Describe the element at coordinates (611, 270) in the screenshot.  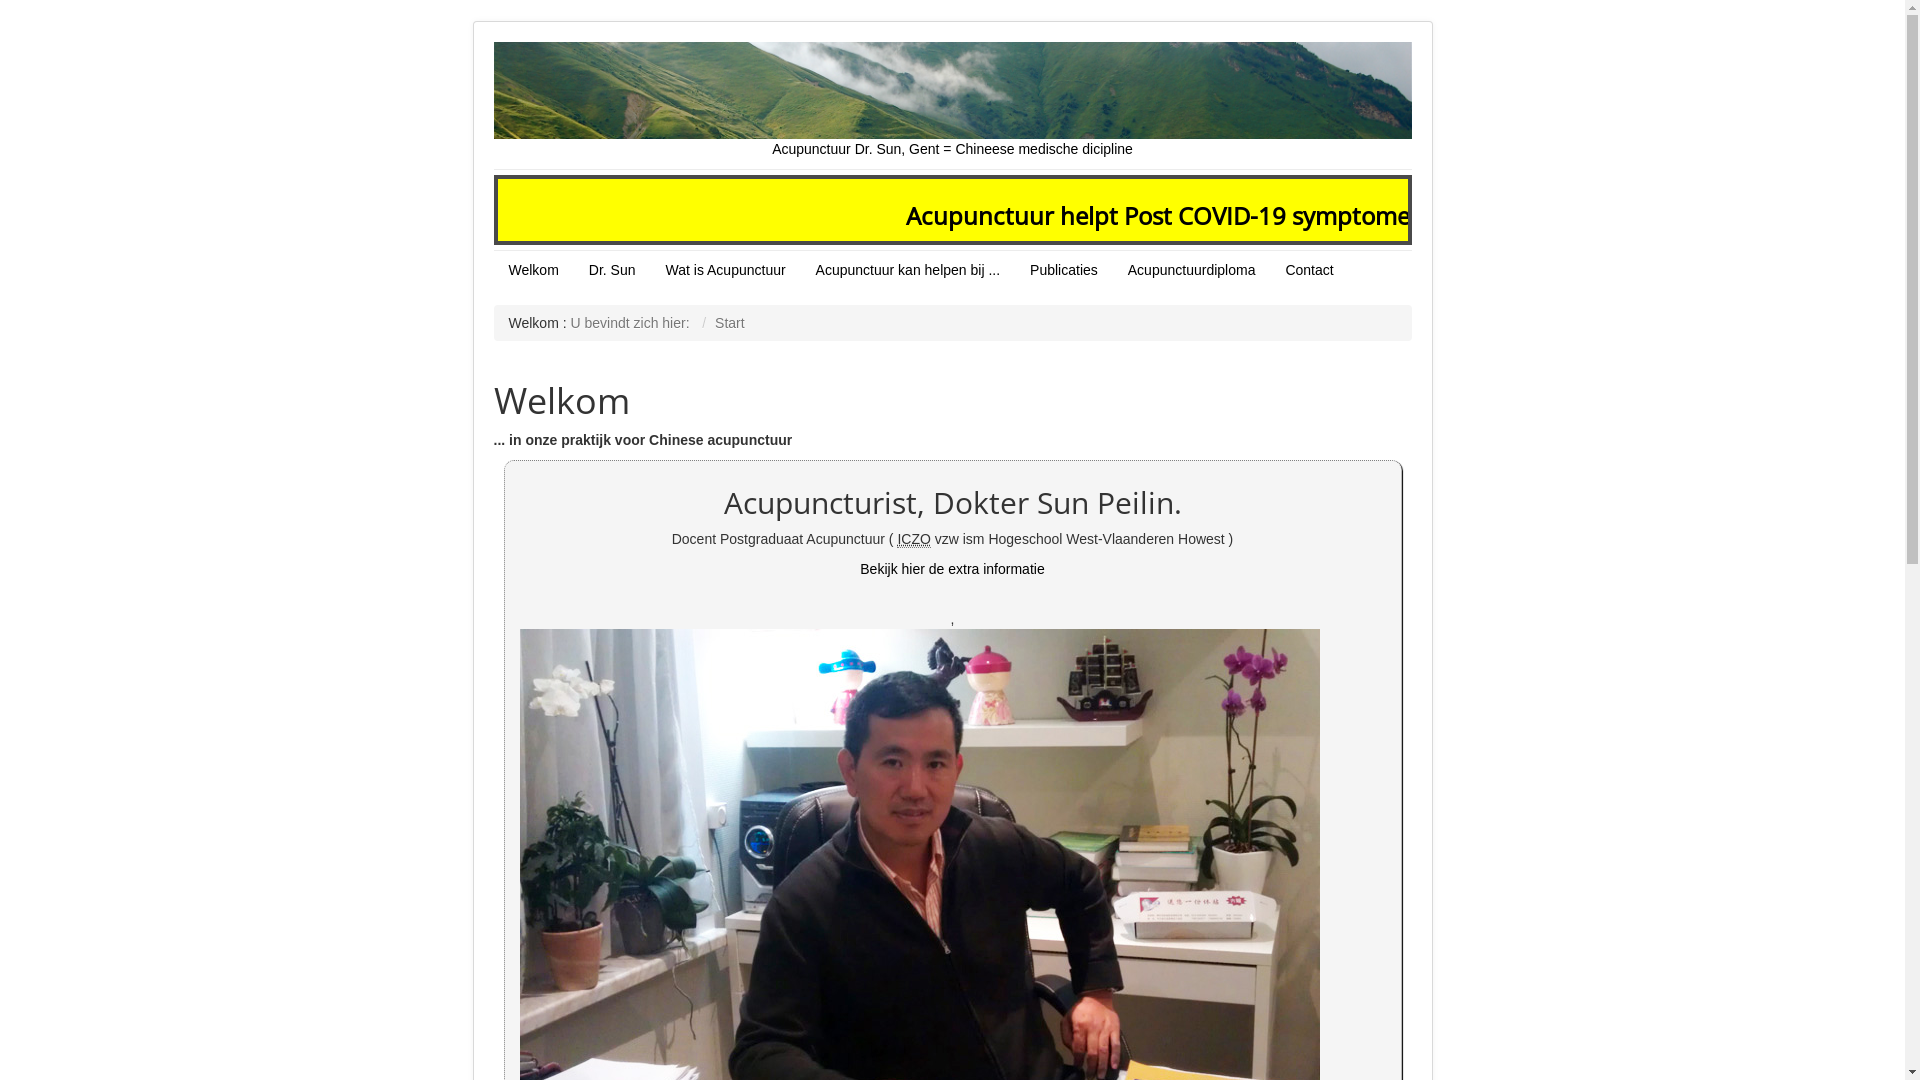
I see `'Dr. Sun'` at that location.